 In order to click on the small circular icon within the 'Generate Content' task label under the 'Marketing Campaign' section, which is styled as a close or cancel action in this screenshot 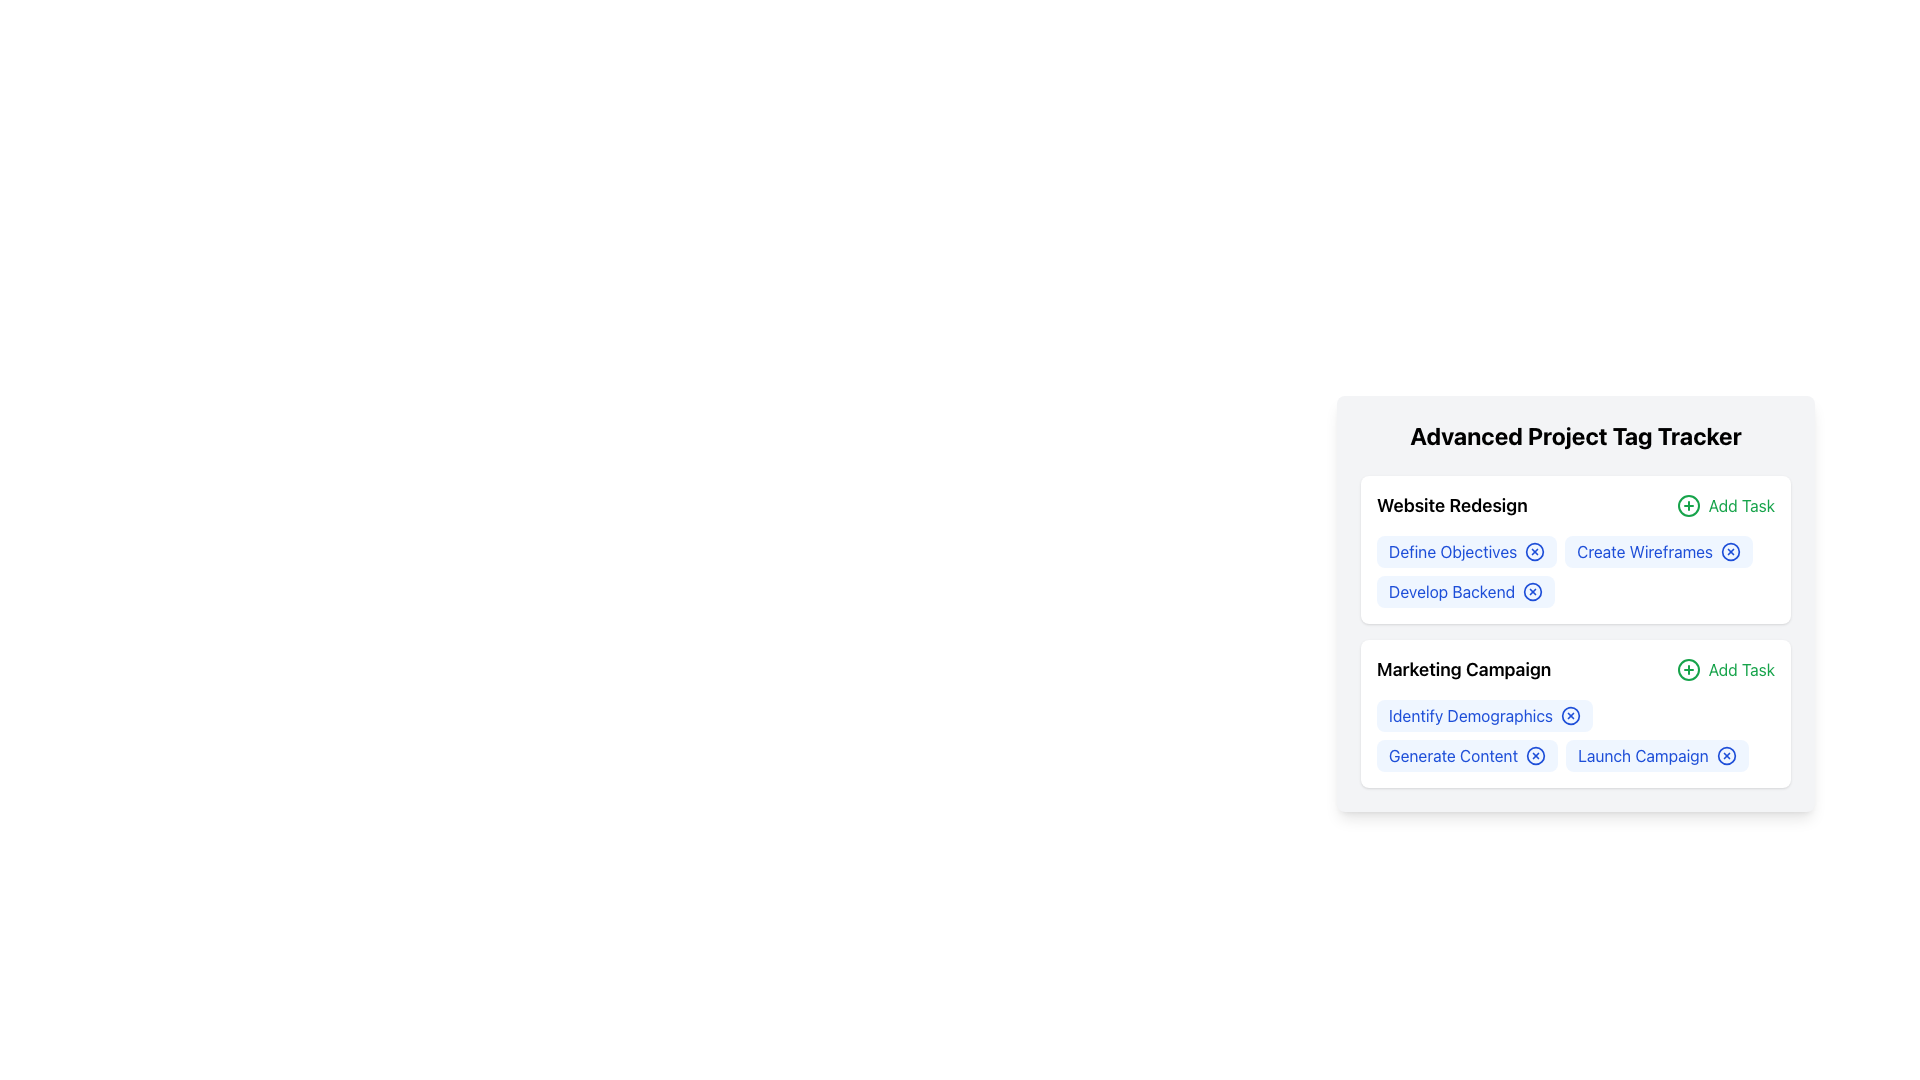, I will do `click(1535, 756)`.